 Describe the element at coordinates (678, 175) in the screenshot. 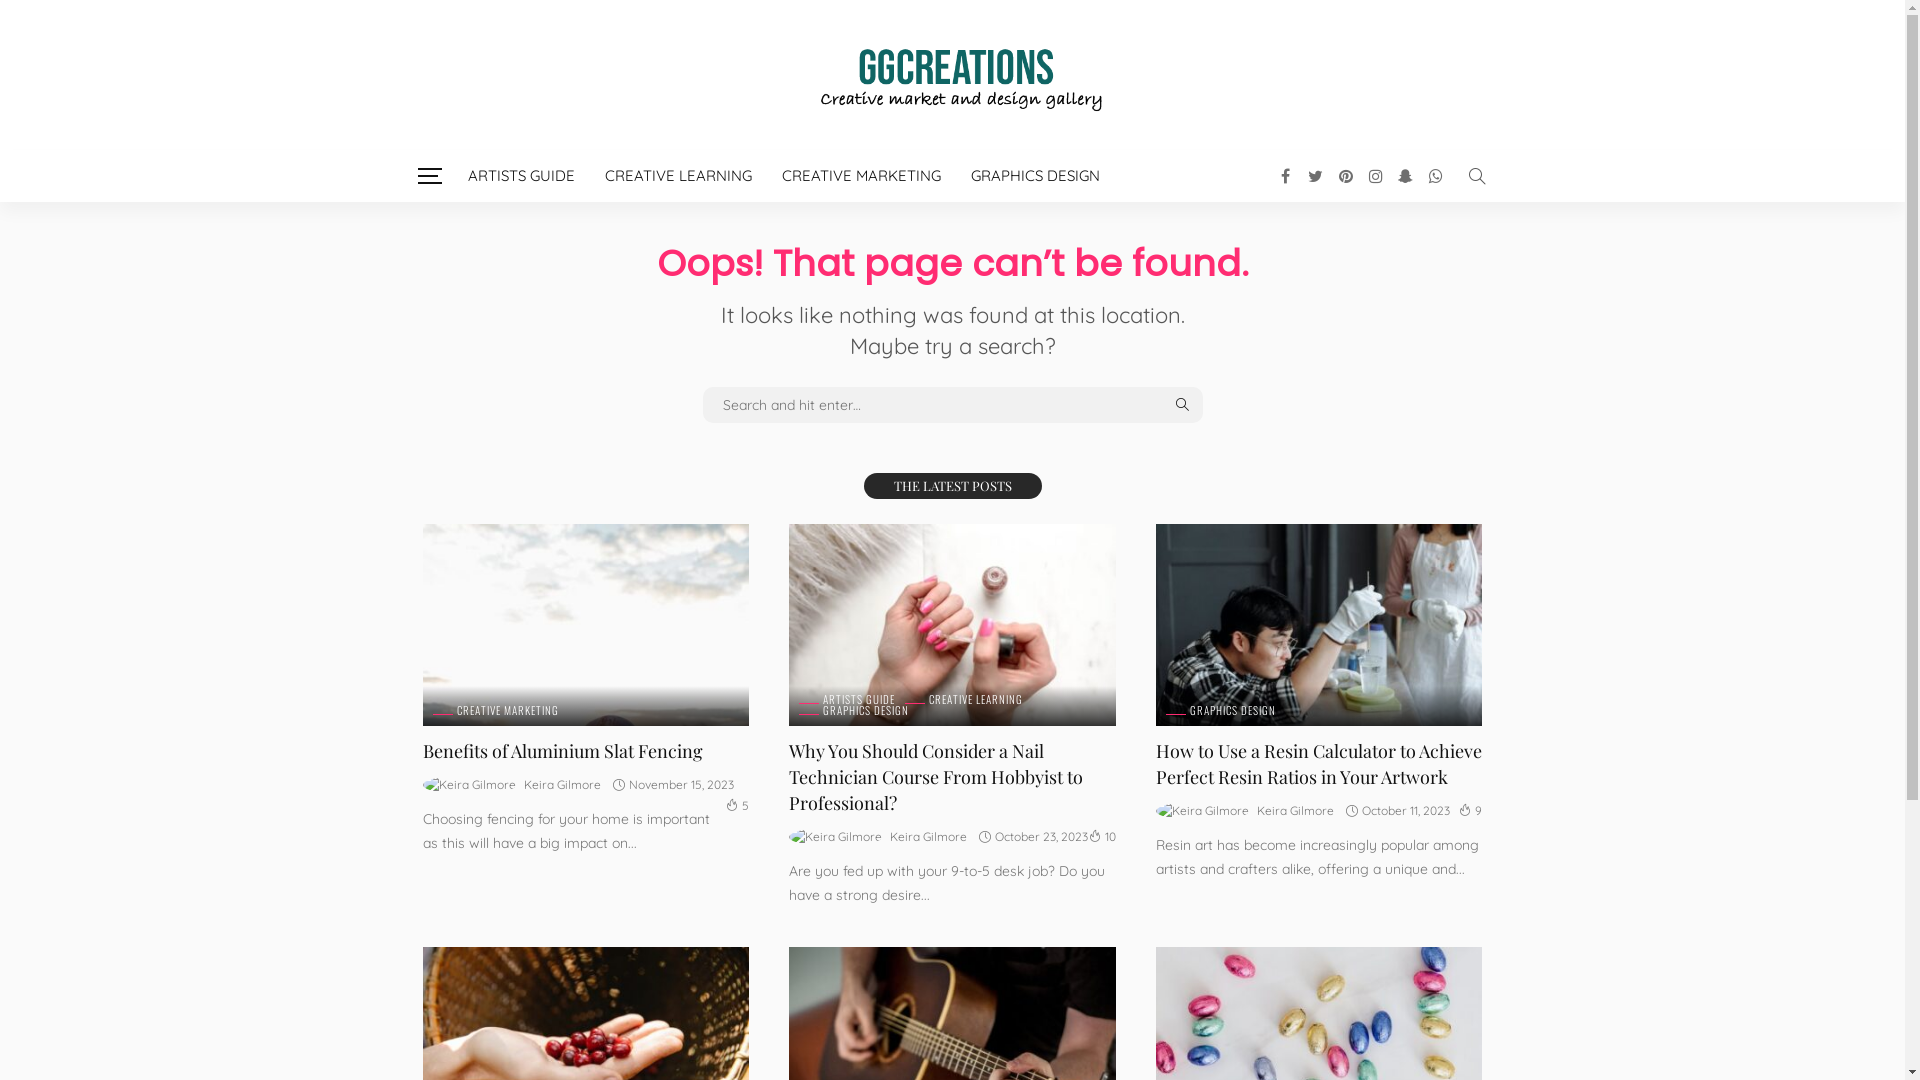

I see `'CREATIVE LEARNING'` at that location.